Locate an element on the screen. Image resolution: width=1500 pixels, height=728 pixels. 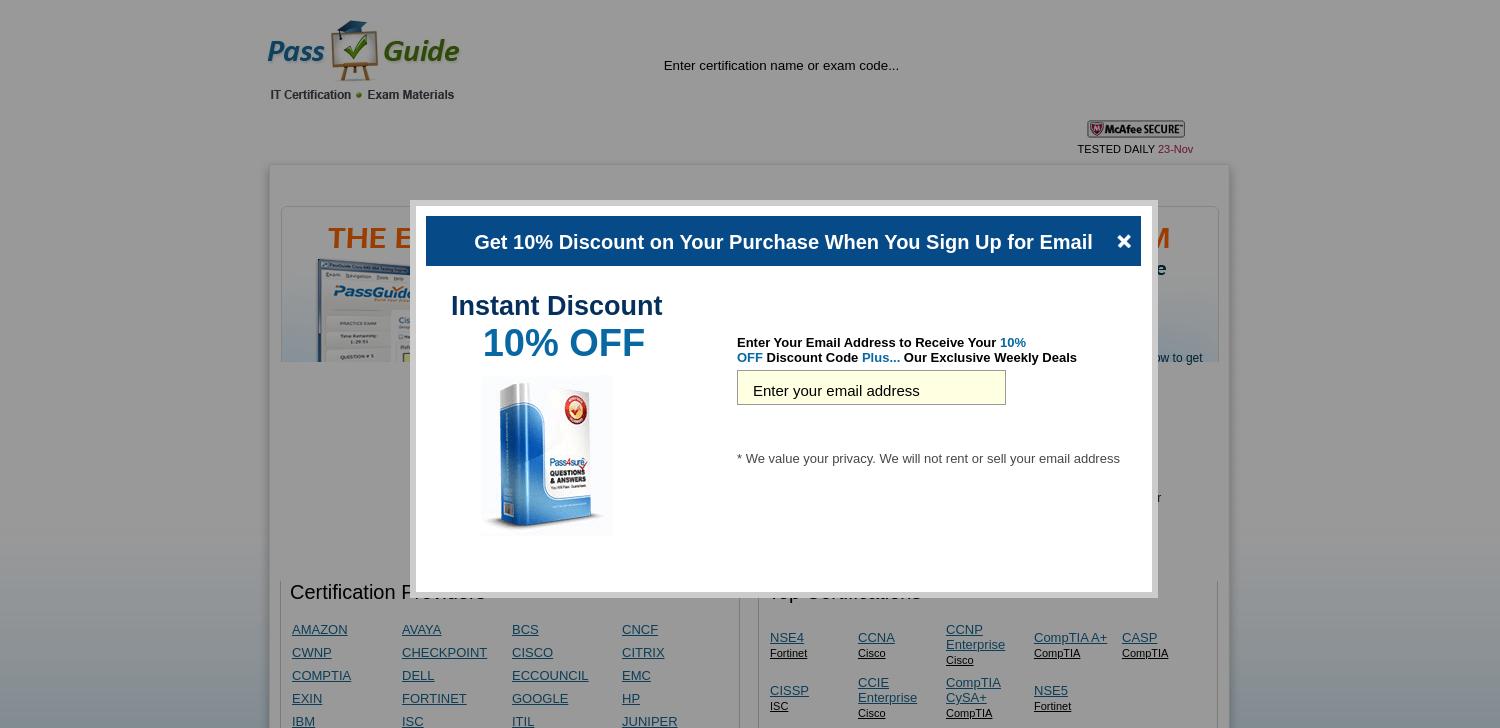
'ISC' is located at coordinates (778, 704).